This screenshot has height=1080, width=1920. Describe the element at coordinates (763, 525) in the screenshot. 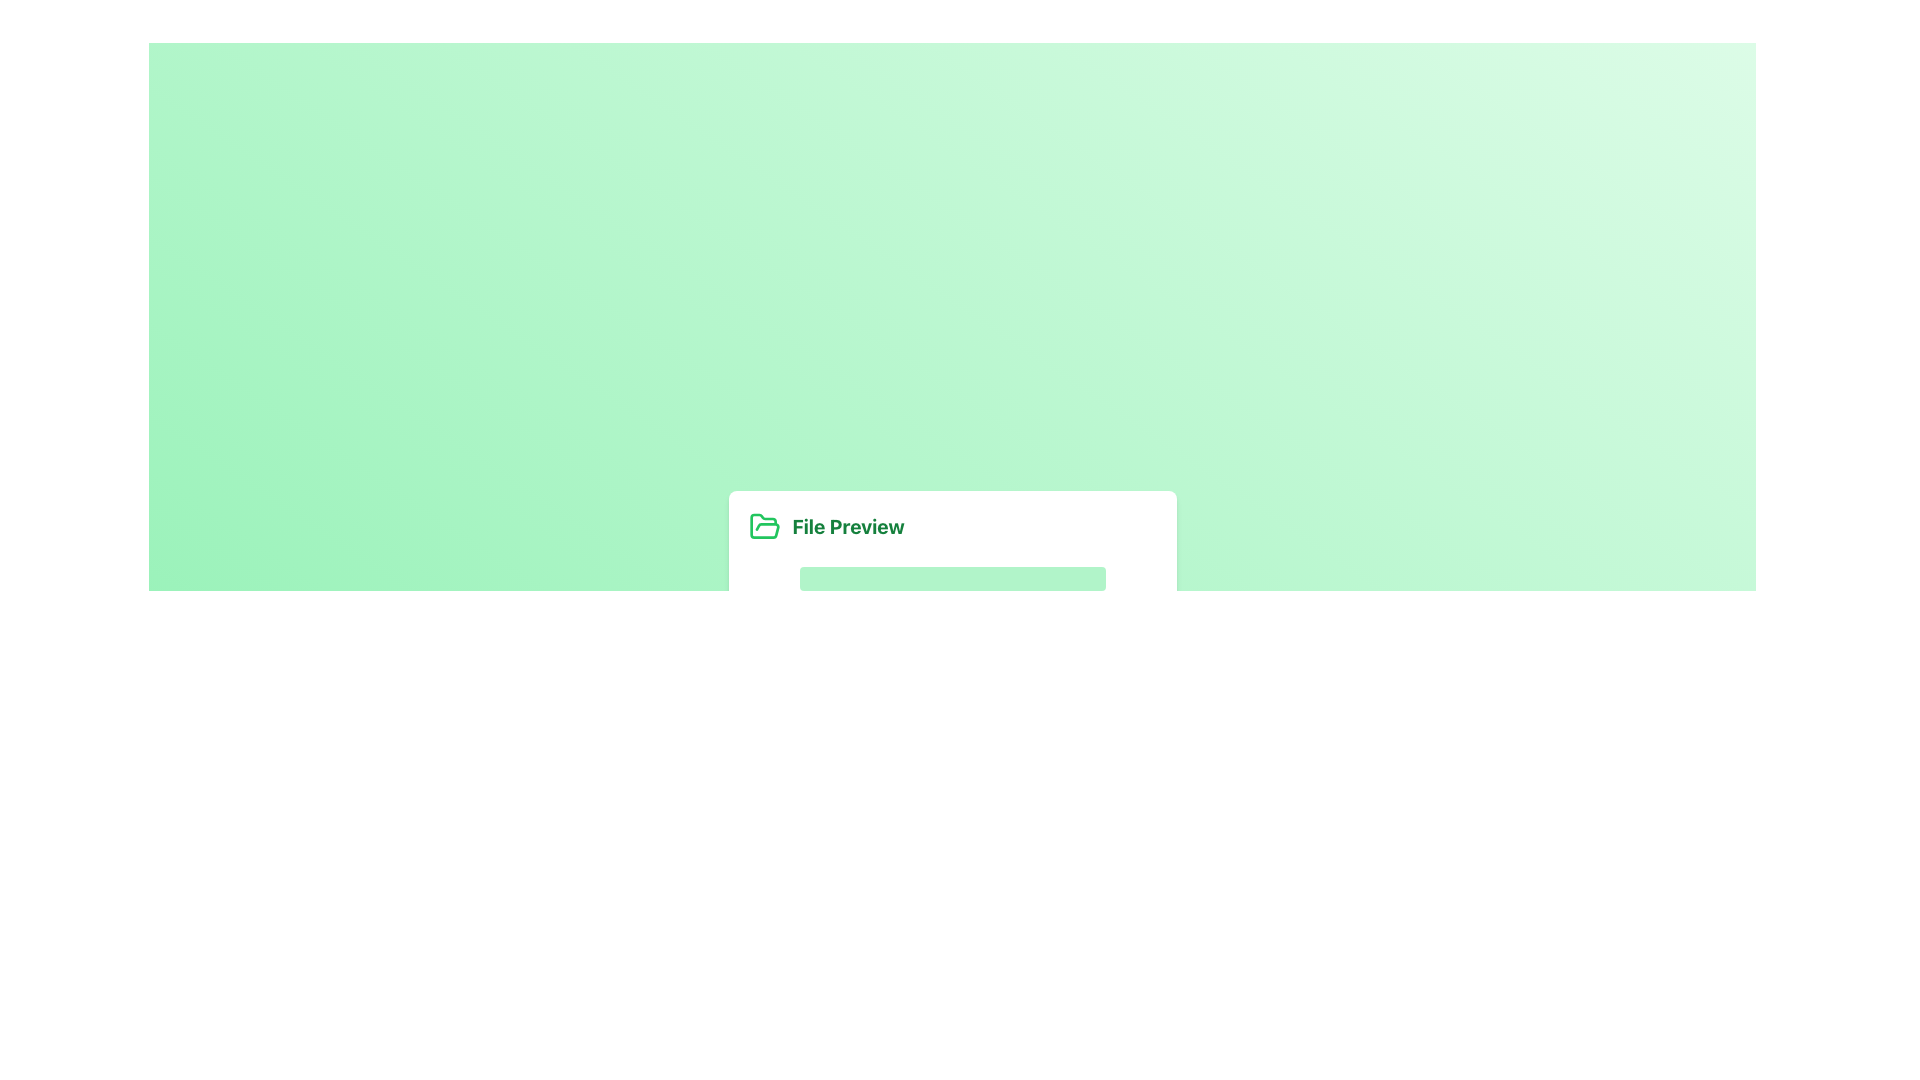

I see `the green folder icon with an open flap, located to the left of the 'File Preview' text label` at that location.